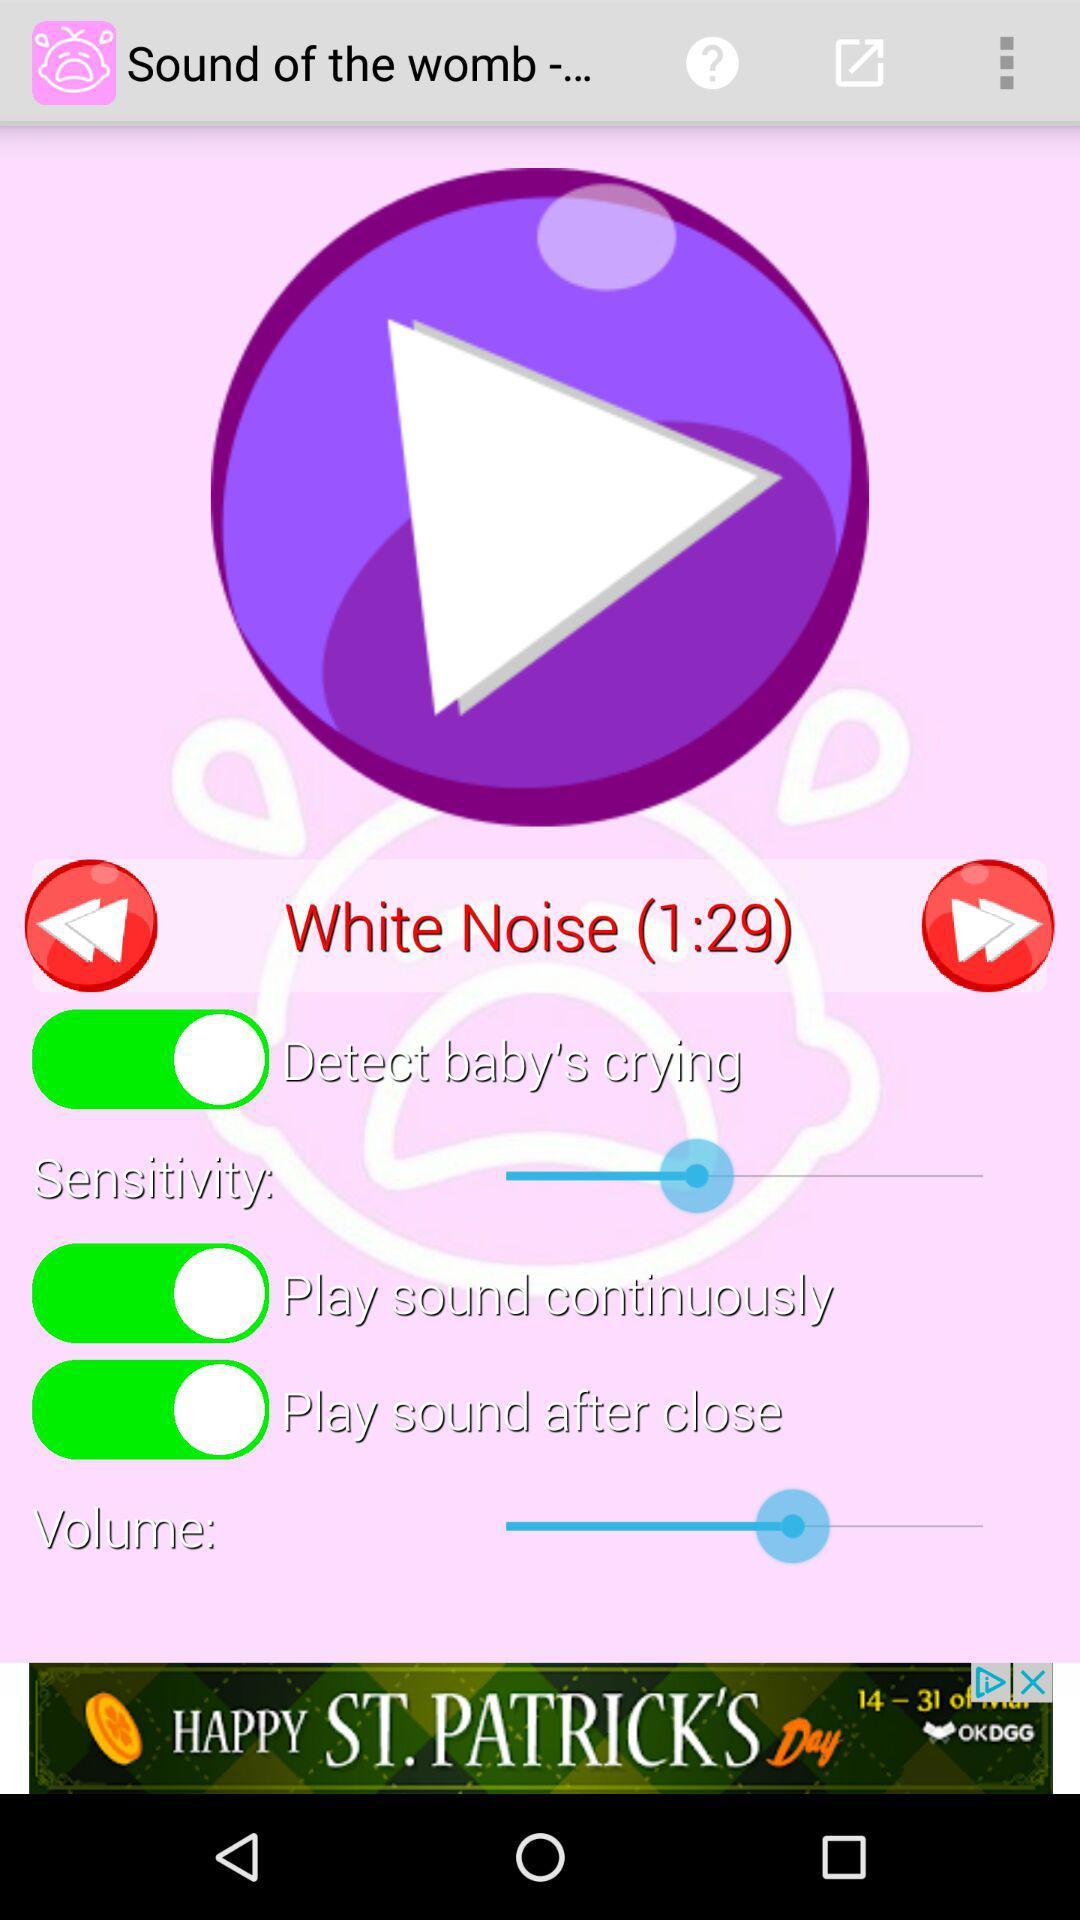  What do you see at coordinates (91, 990) in the screenshot?
I see `the av_rewind icon` at bounding box center [91, 990].